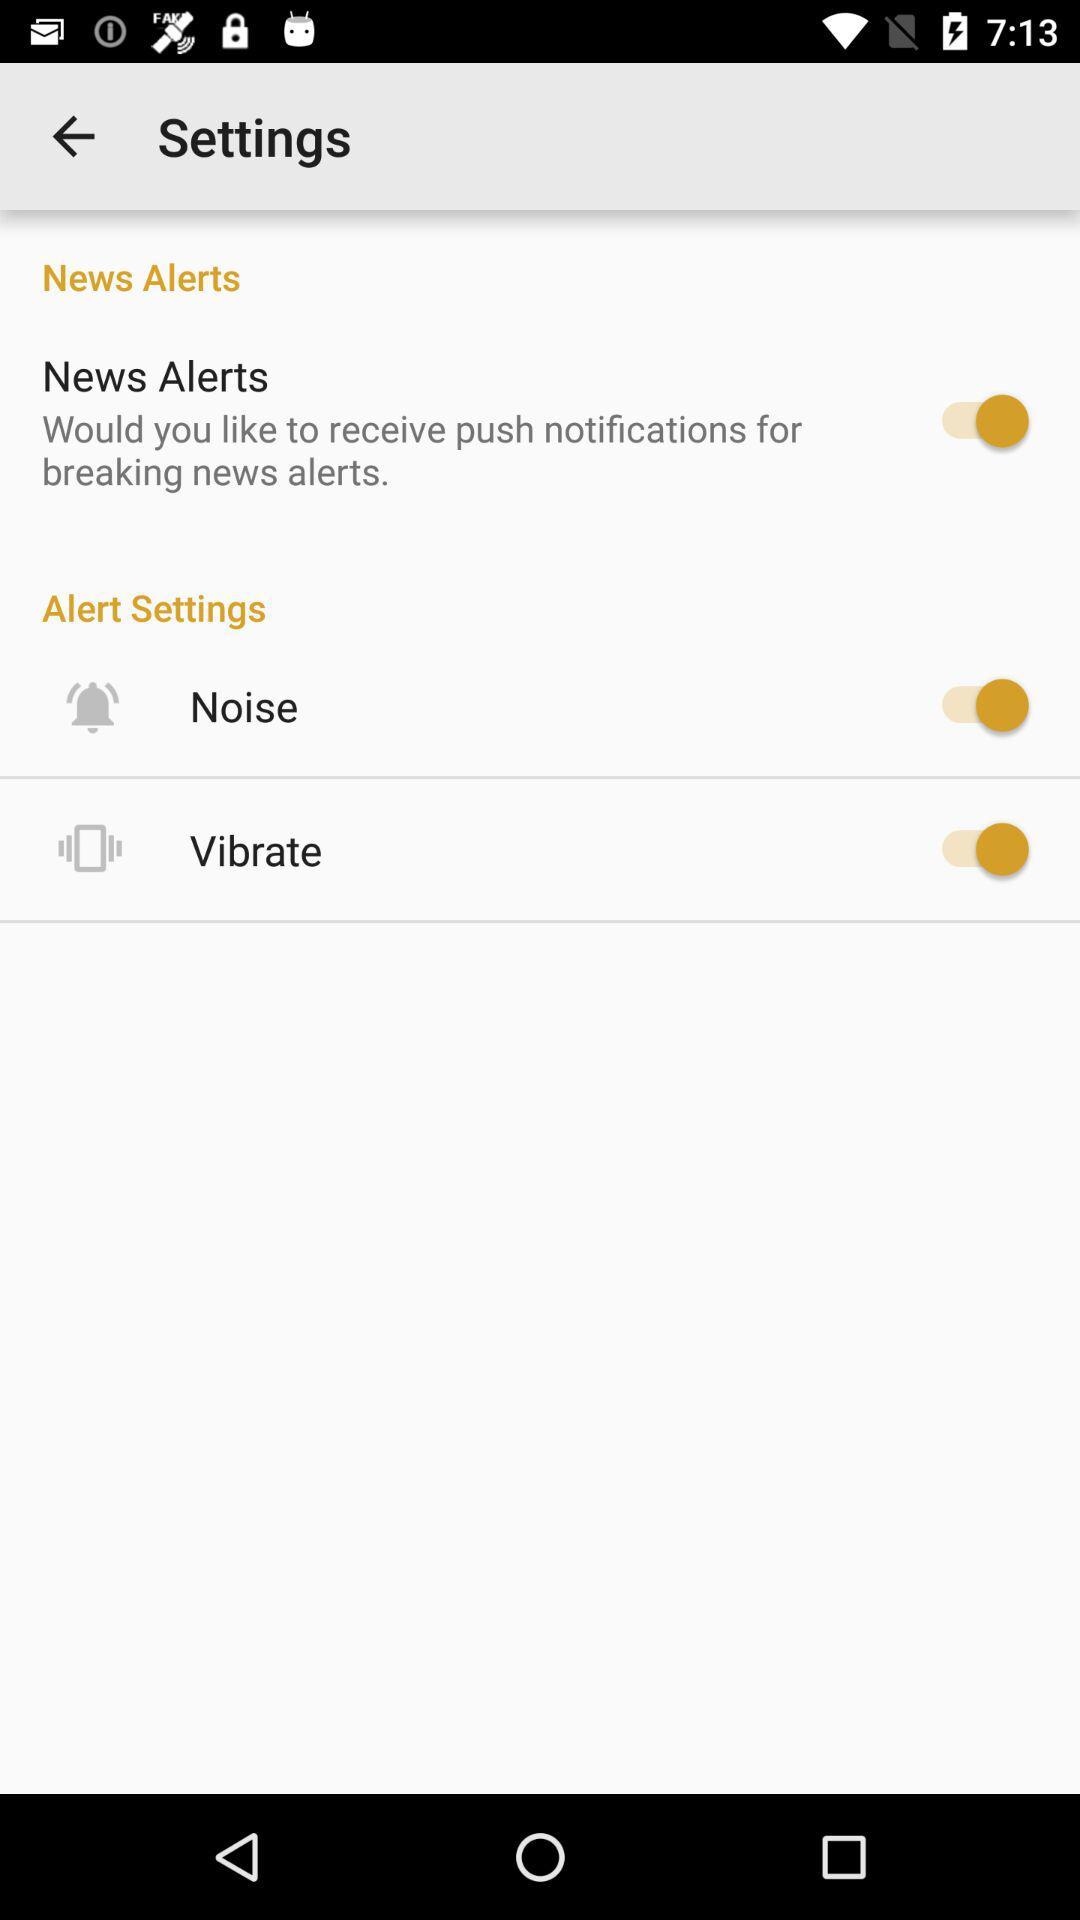  I want to click on vibrate icon, so click(255, 849).